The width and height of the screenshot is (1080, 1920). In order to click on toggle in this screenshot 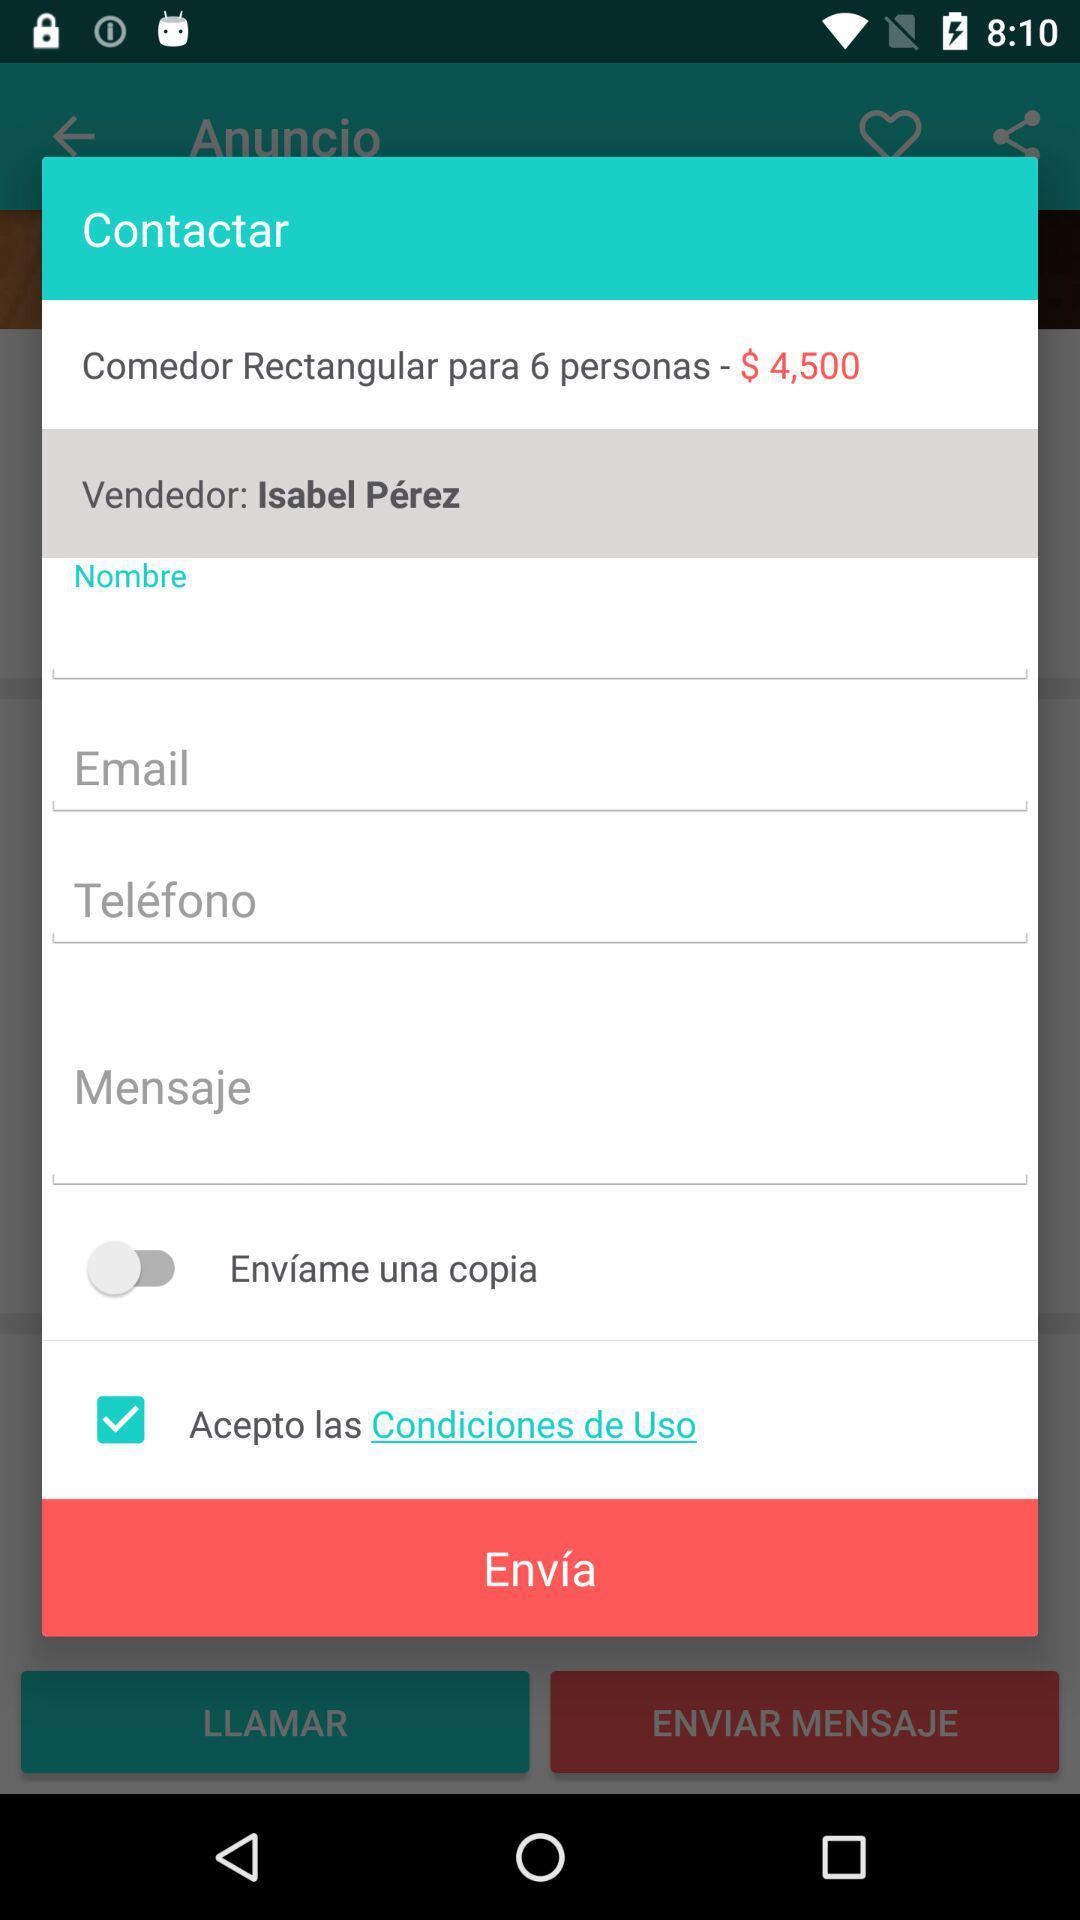, I will do `click(140, 1266)`.